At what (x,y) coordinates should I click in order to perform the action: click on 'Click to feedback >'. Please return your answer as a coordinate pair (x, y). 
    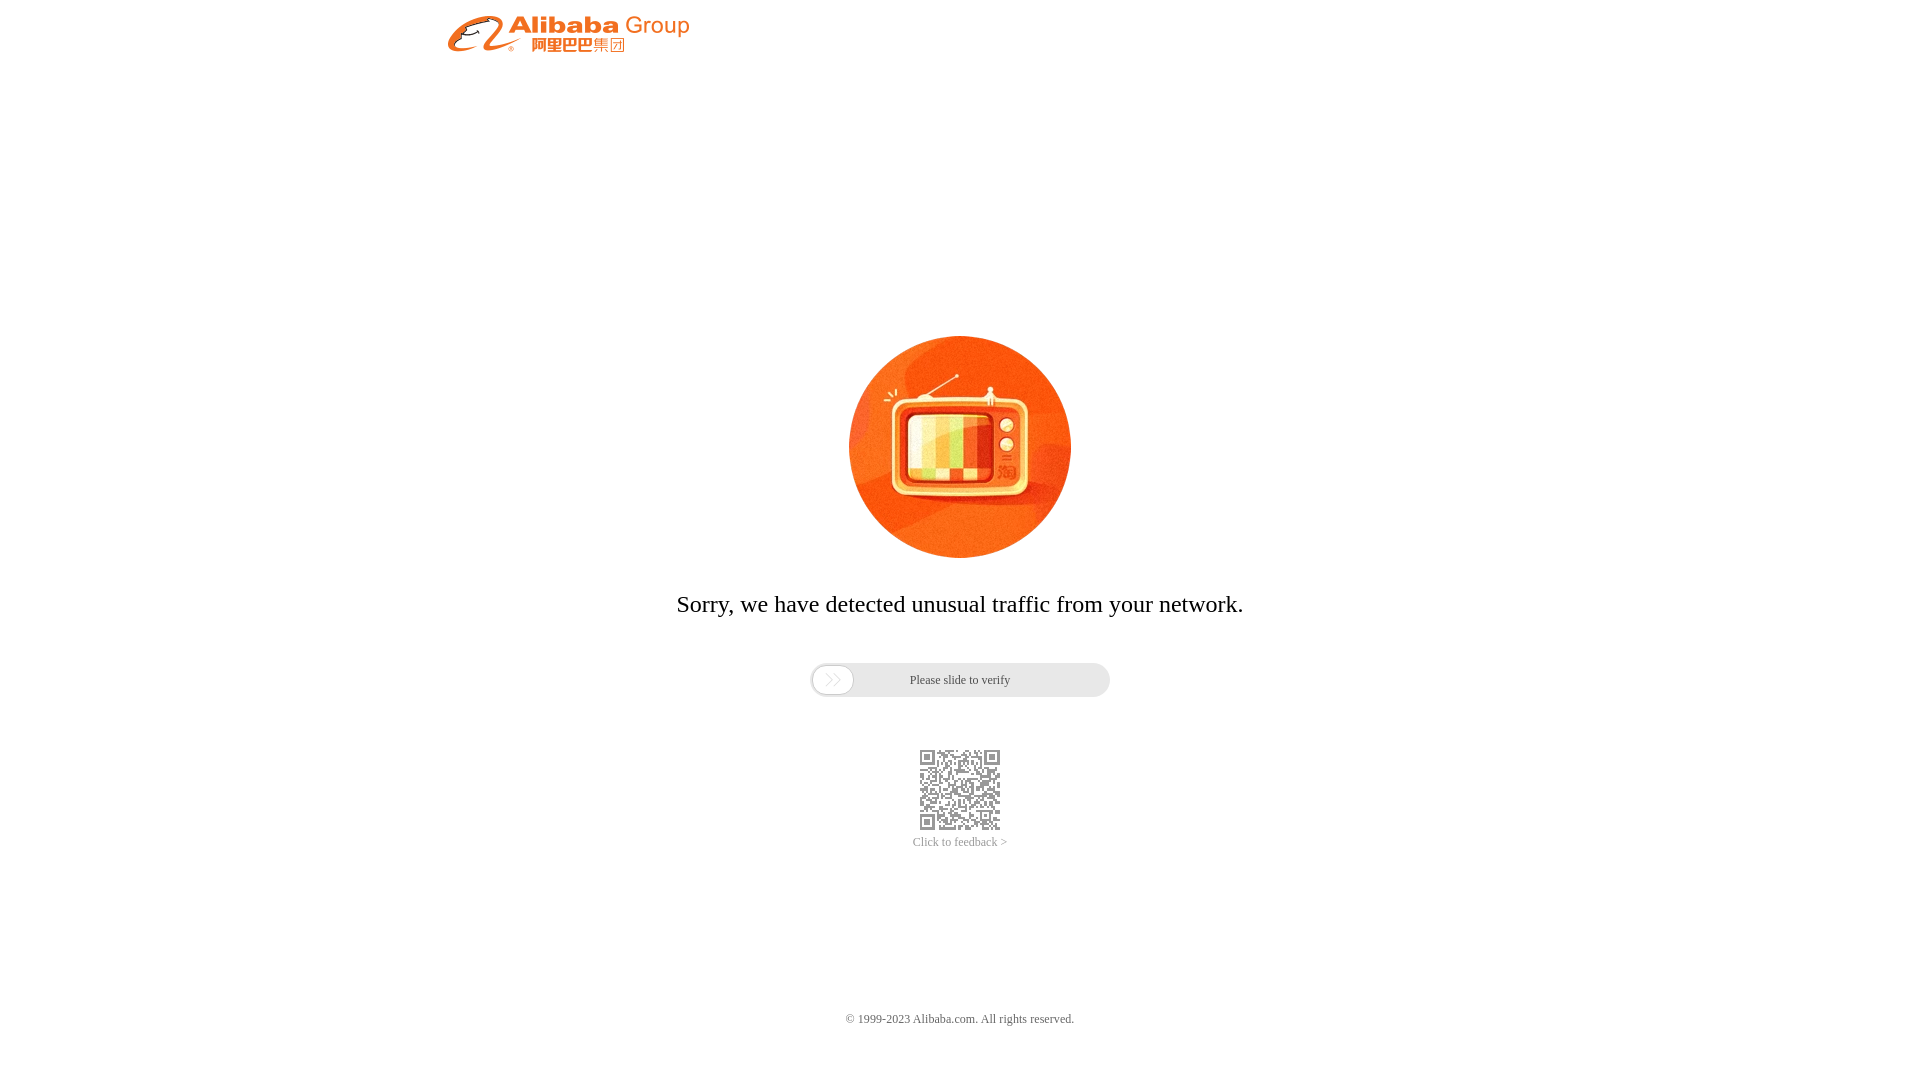
    Looking at the image, I should click on (960, 842).